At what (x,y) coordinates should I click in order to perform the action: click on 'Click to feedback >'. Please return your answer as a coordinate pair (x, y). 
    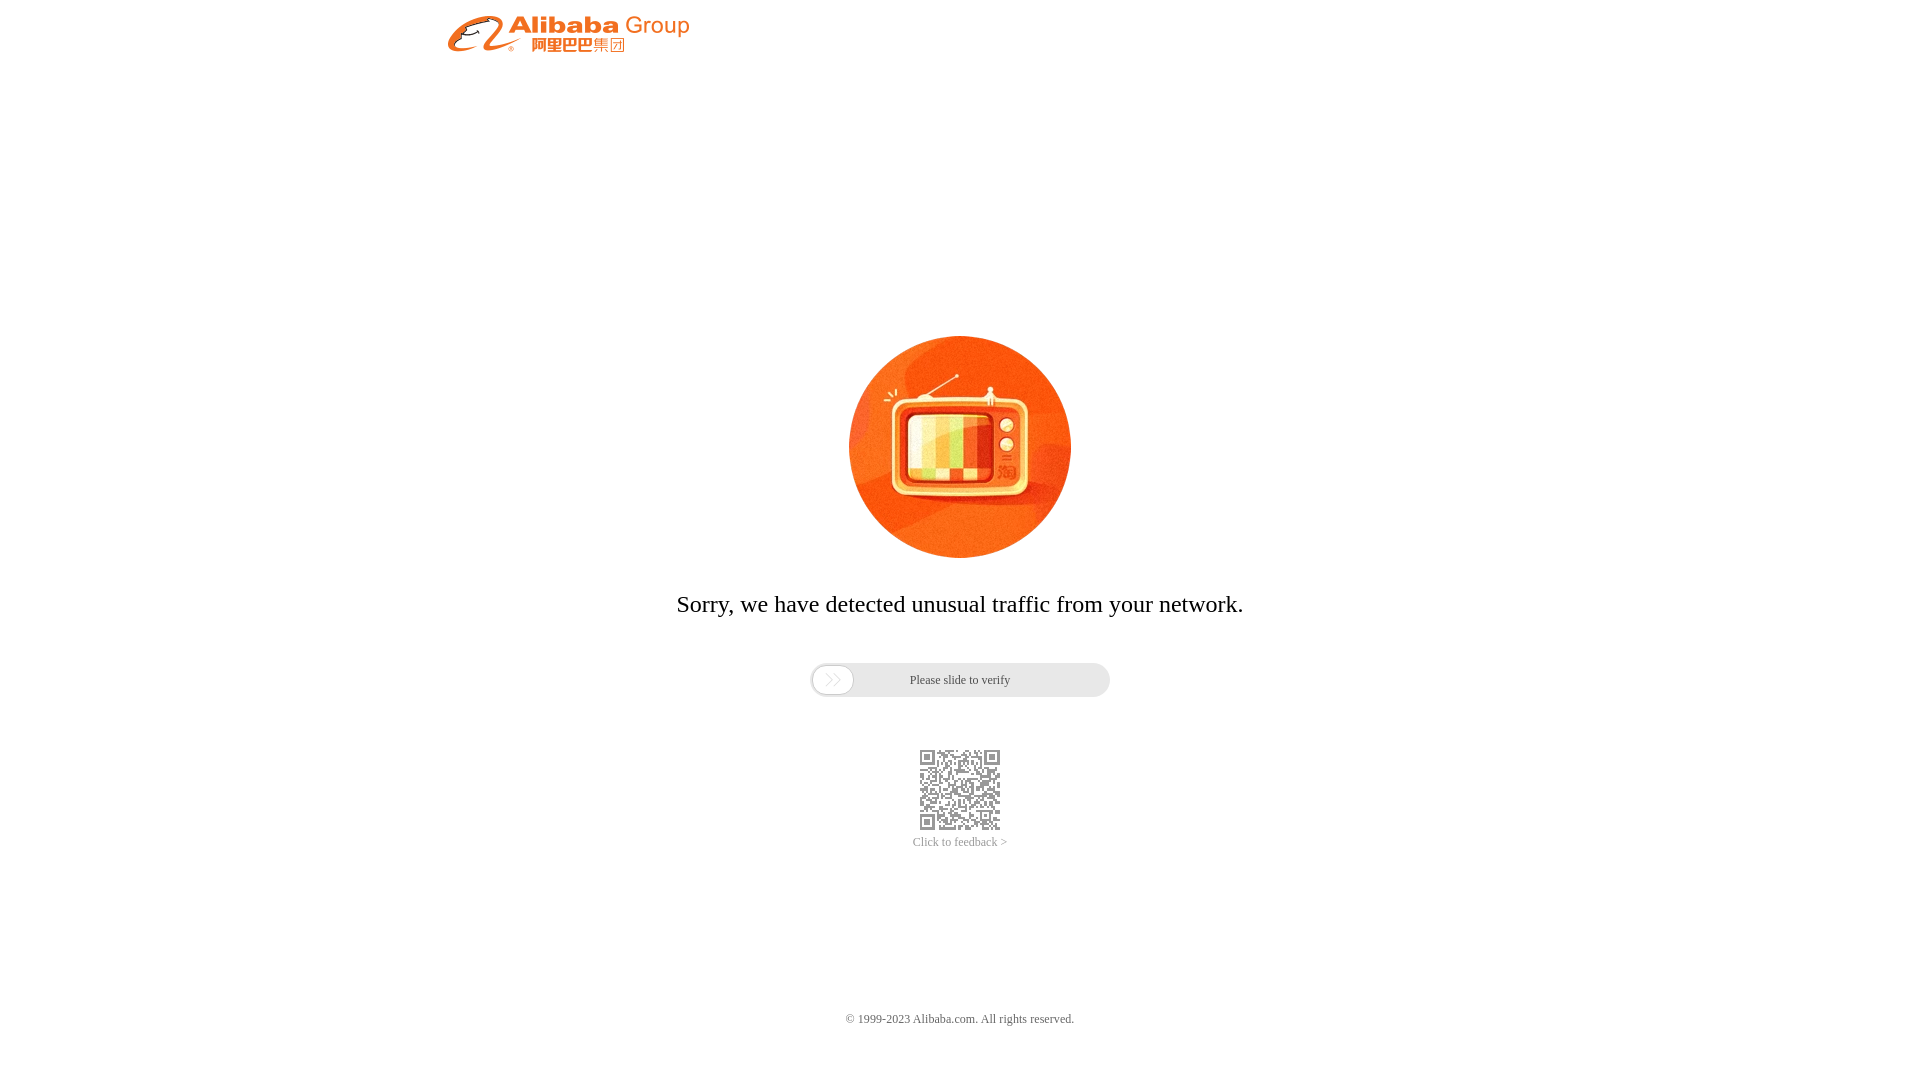
    Looking at the image, I should click on (960, 842).